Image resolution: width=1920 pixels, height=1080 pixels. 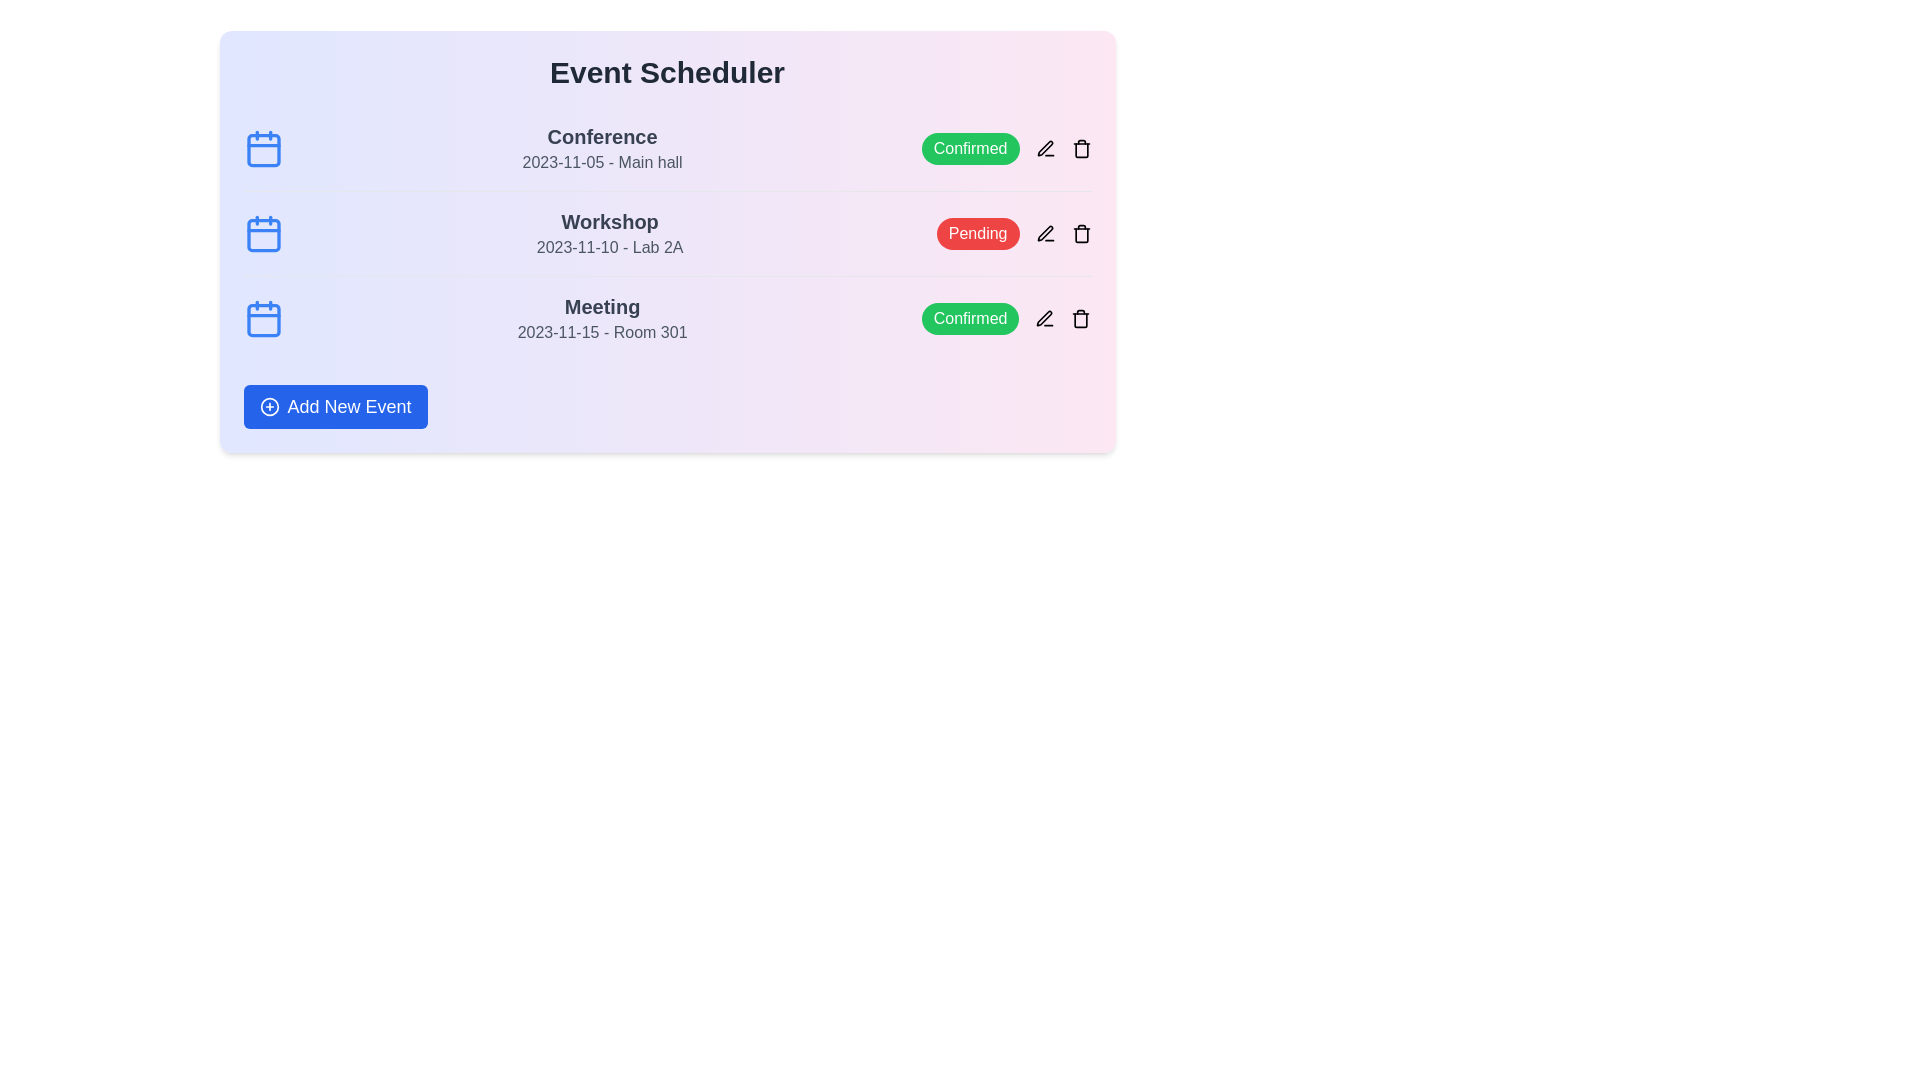 What do you see at coordinates (667, 233) in the screenshot?
I see `on the second event entry in the Event Scheduler list` at bounding box center [667, 233].